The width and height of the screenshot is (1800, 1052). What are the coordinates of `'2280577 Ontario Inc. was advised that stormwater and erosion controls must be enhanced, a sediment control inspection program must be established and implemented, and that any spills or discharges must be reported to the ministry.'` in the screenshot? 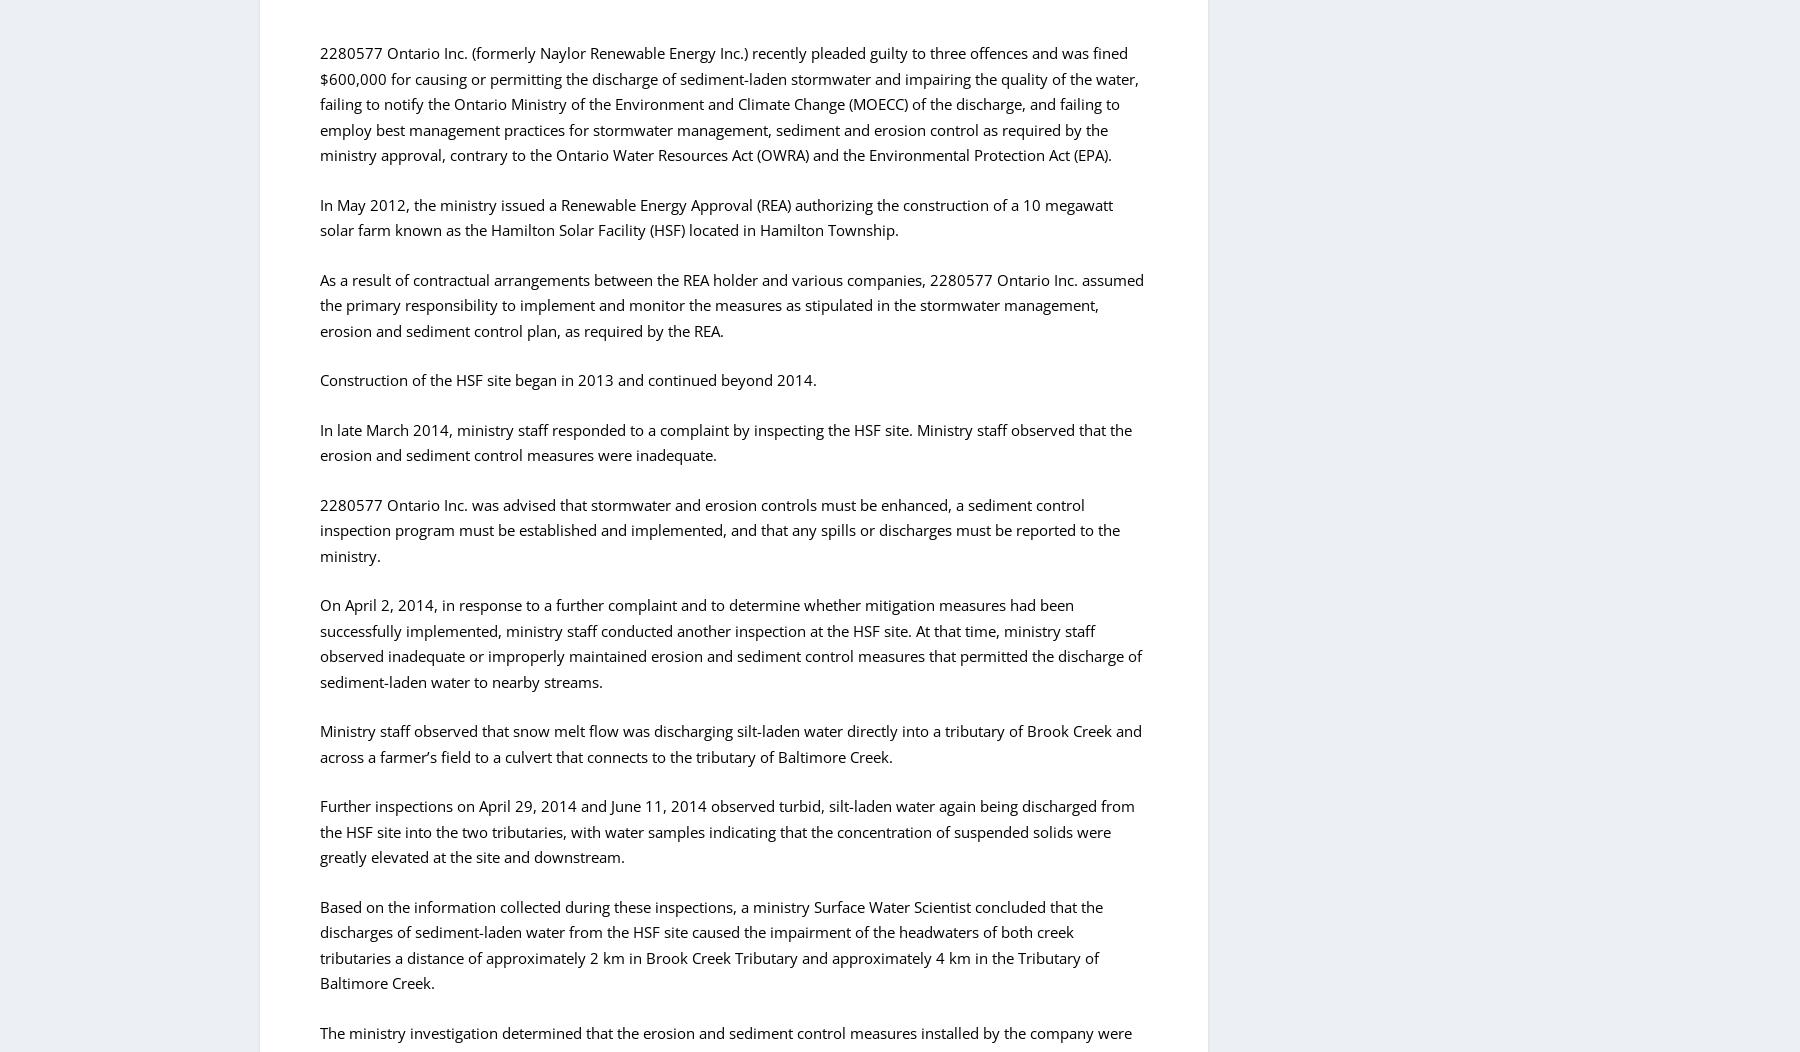 It's located at (719, 529).